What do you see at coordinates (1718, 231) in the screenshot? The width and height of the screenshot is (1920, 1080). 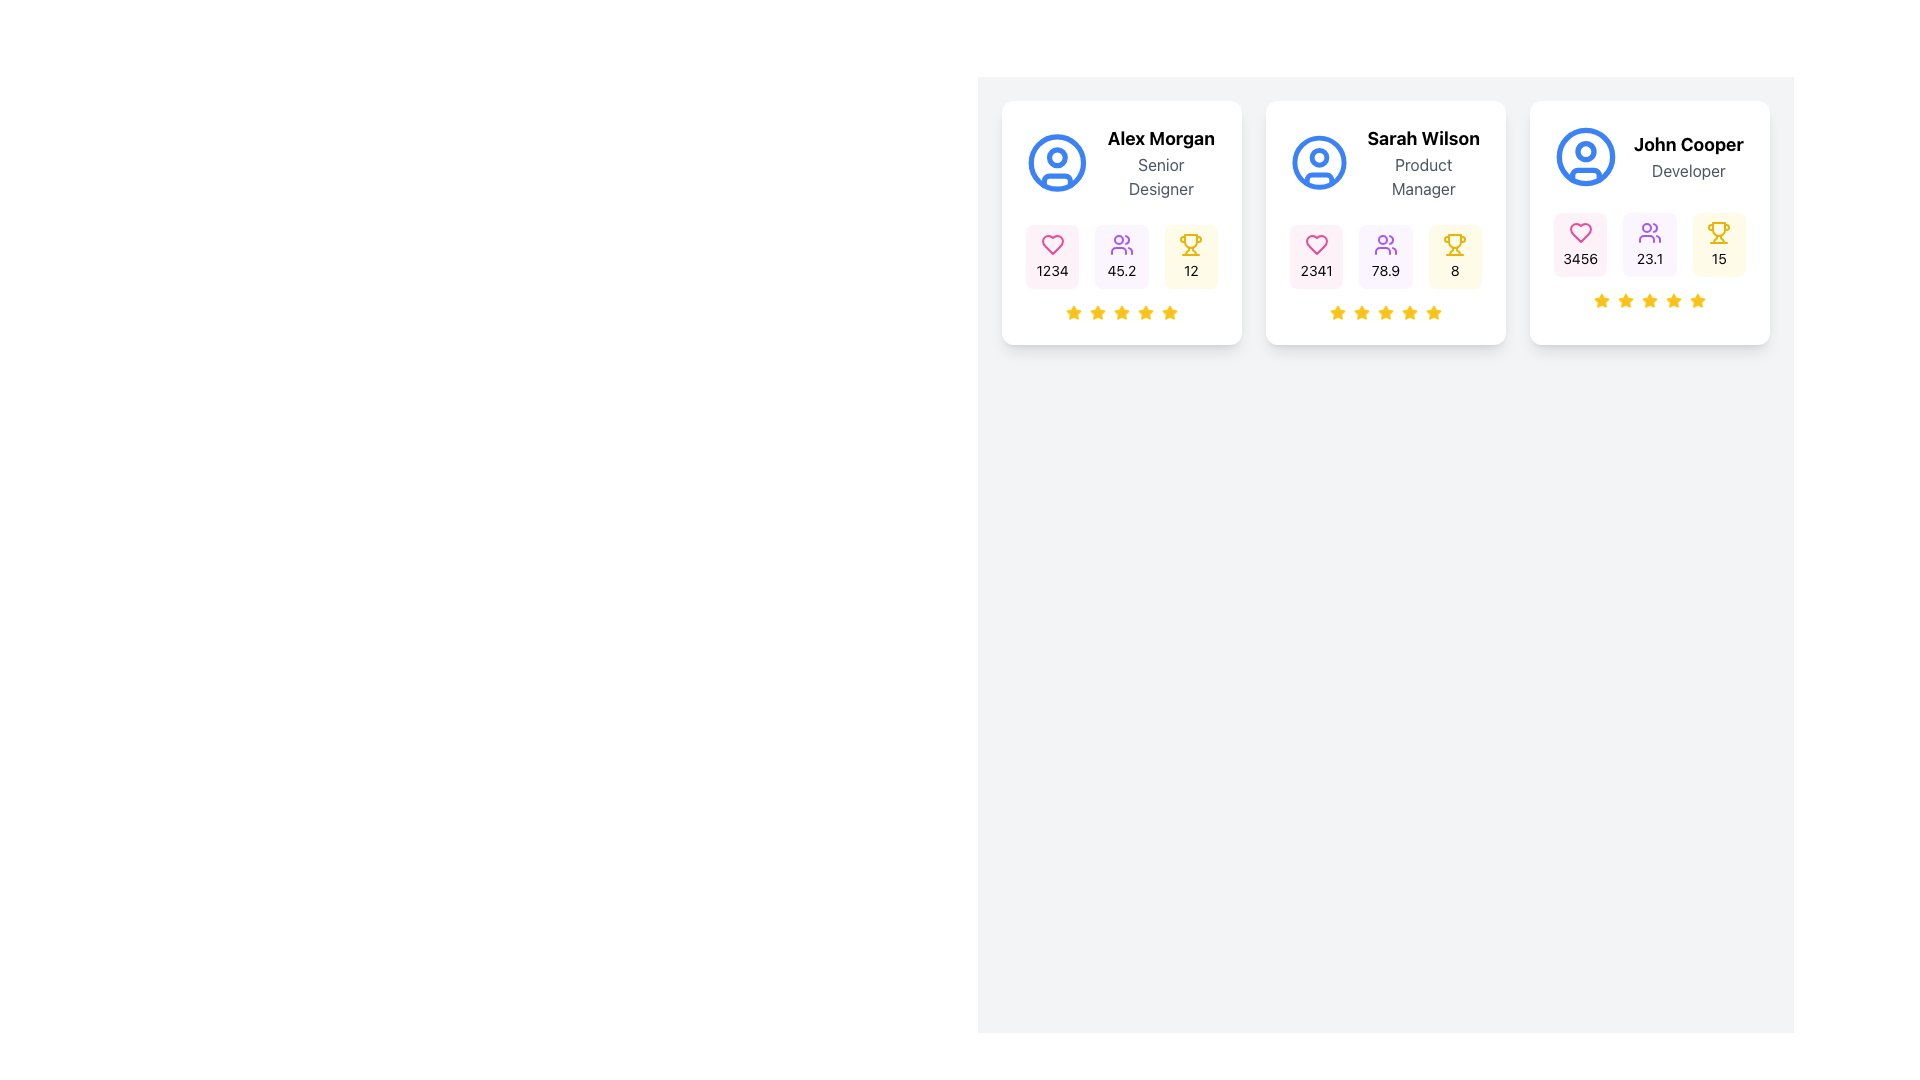 I see `the trophy icon, which is yellow and indicates an award or achievement, located above the number '15' in John Cooper's profile card` at bounding box center [1718, 231].